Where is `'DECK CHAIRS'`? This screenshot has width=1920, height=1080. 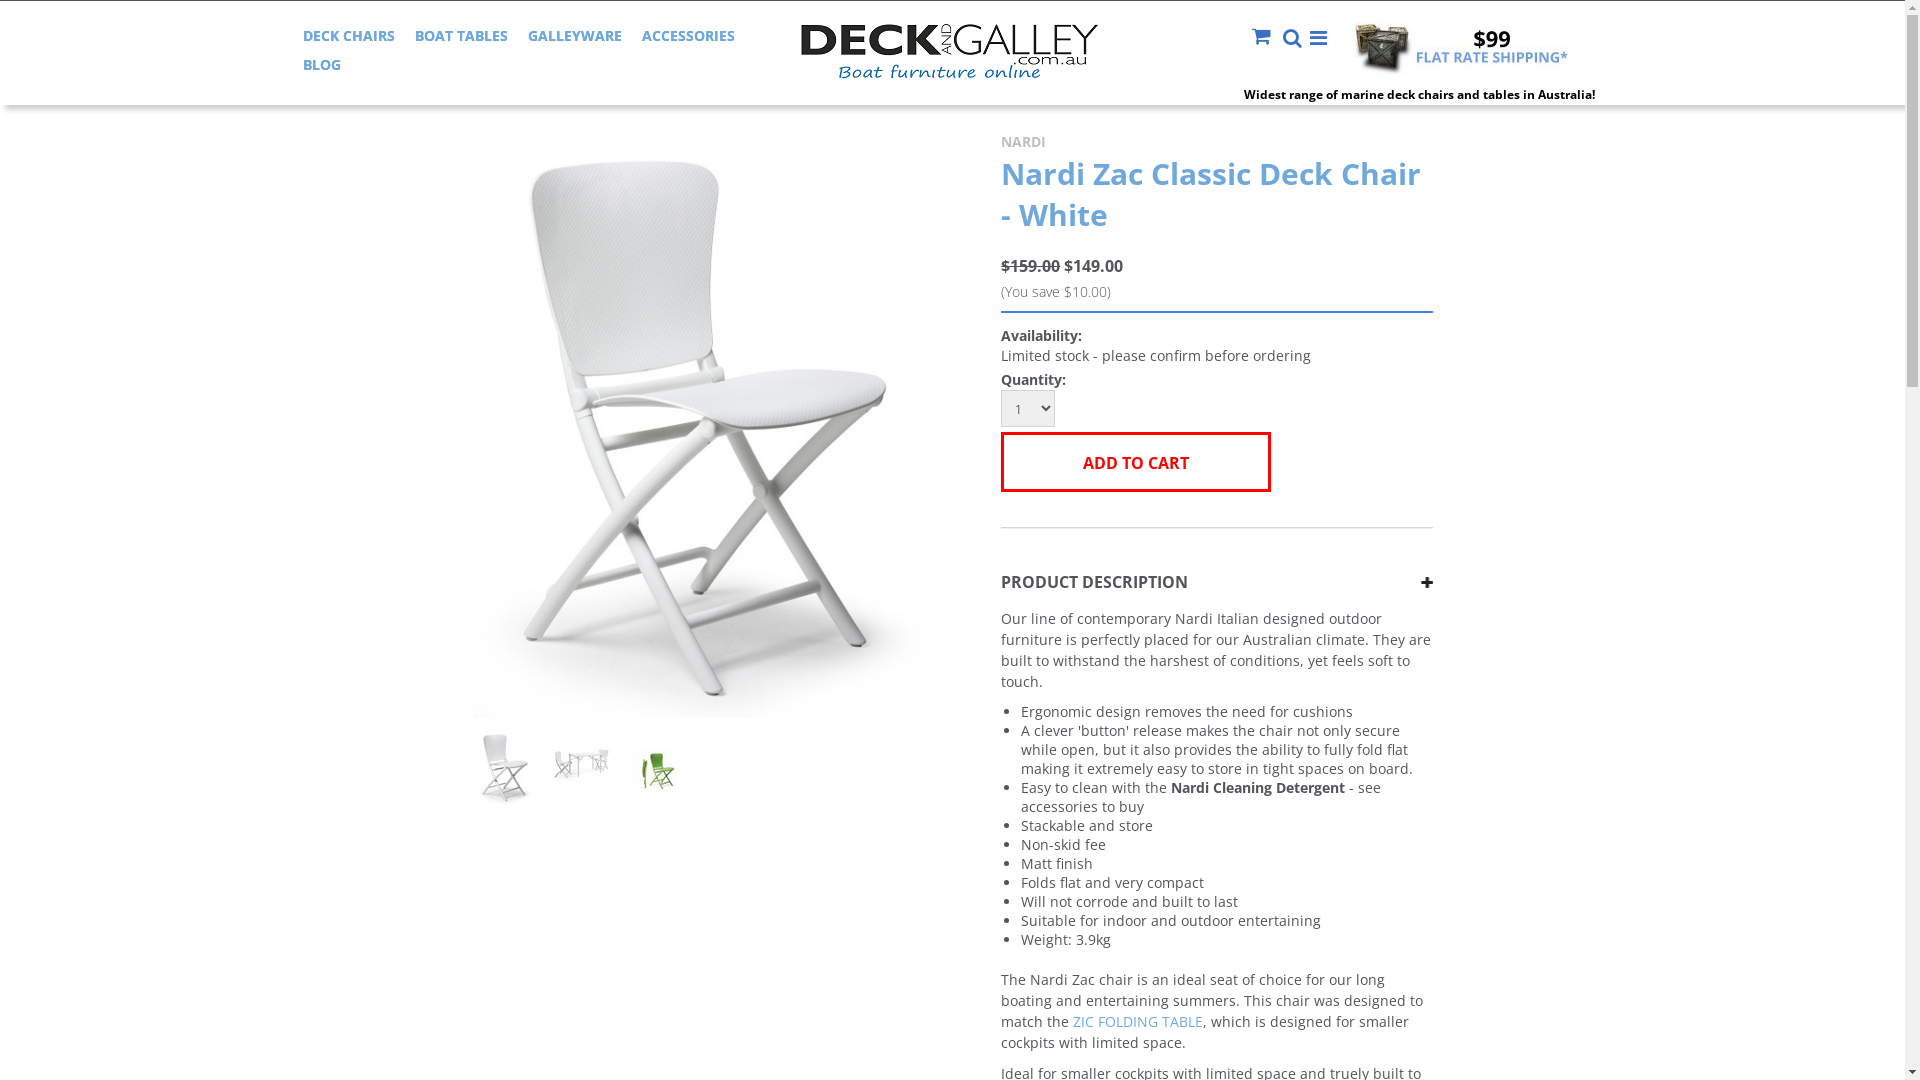
'DECK CHAIRS' is located at coordinates (347, 35).